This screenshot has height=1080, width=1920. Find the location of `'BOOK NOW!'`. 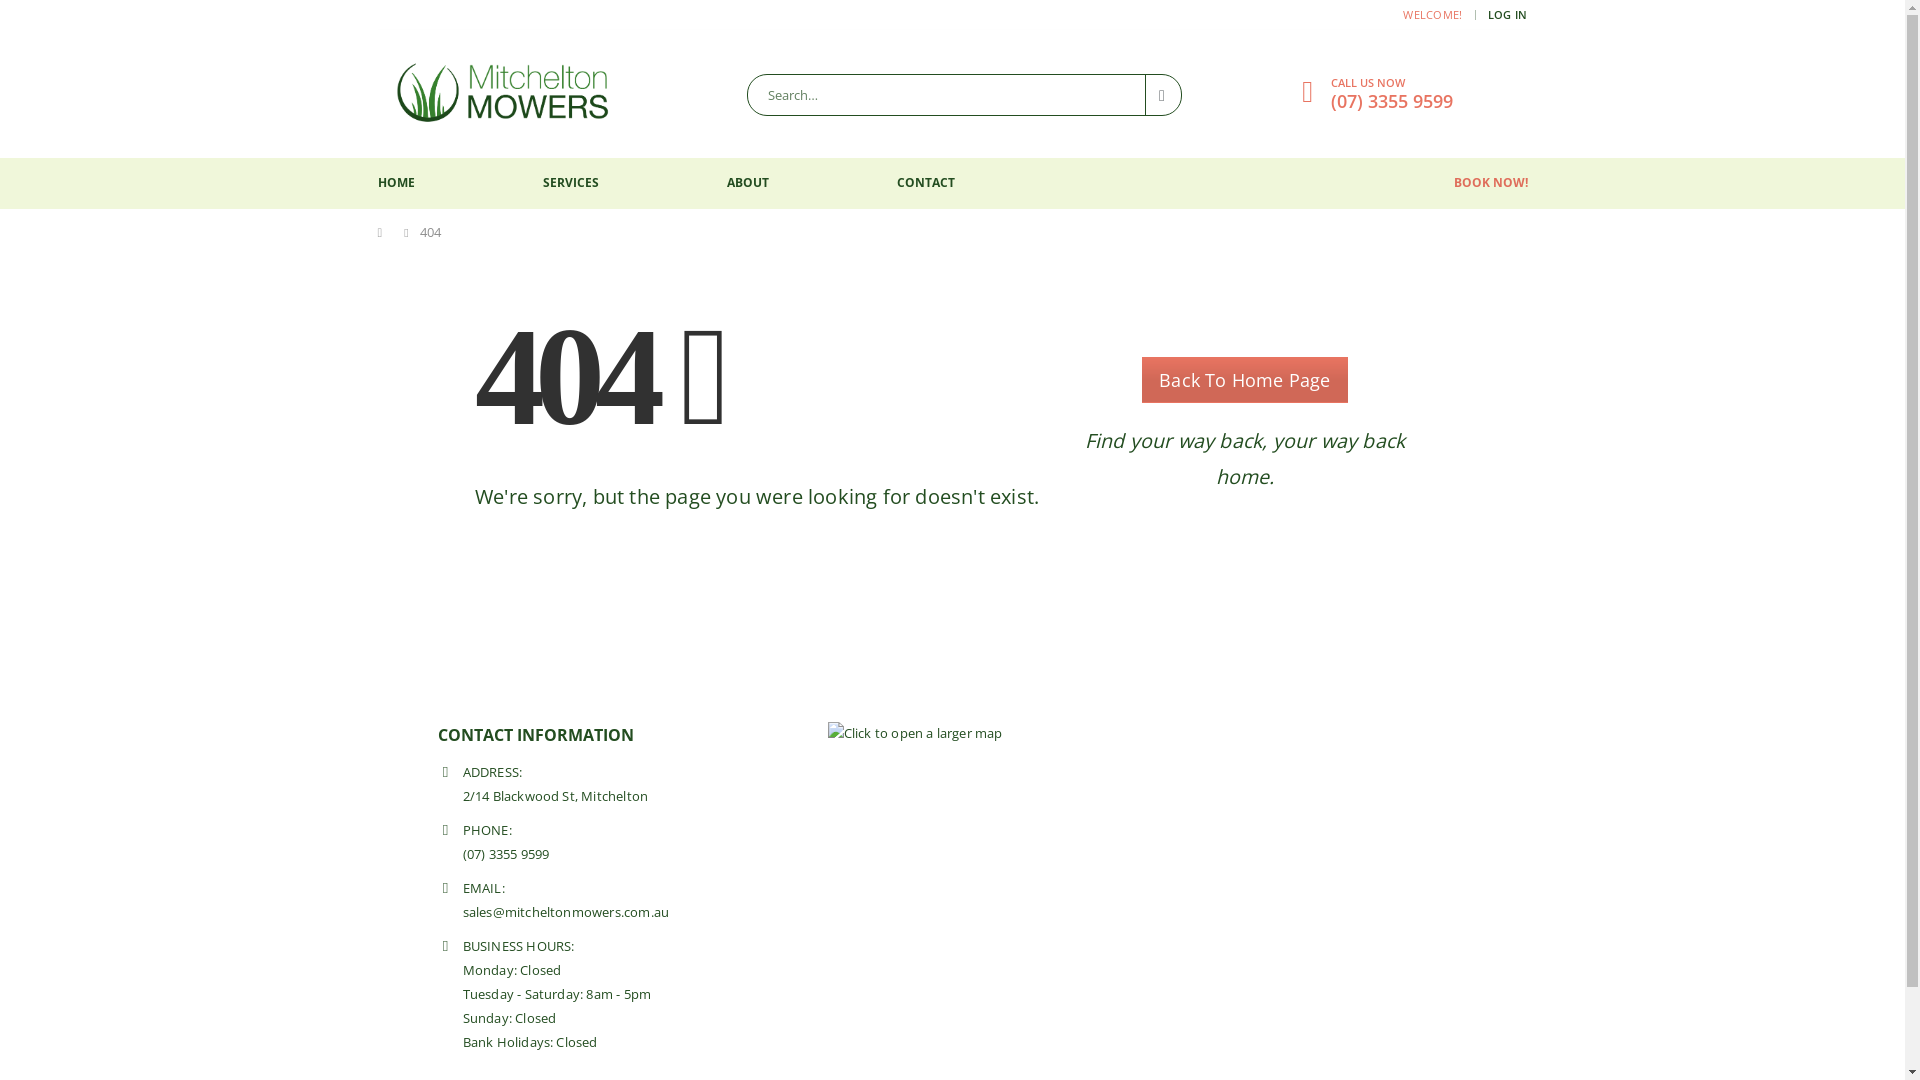

'BOOK NOW!' is located at coordinates (1491, 182).